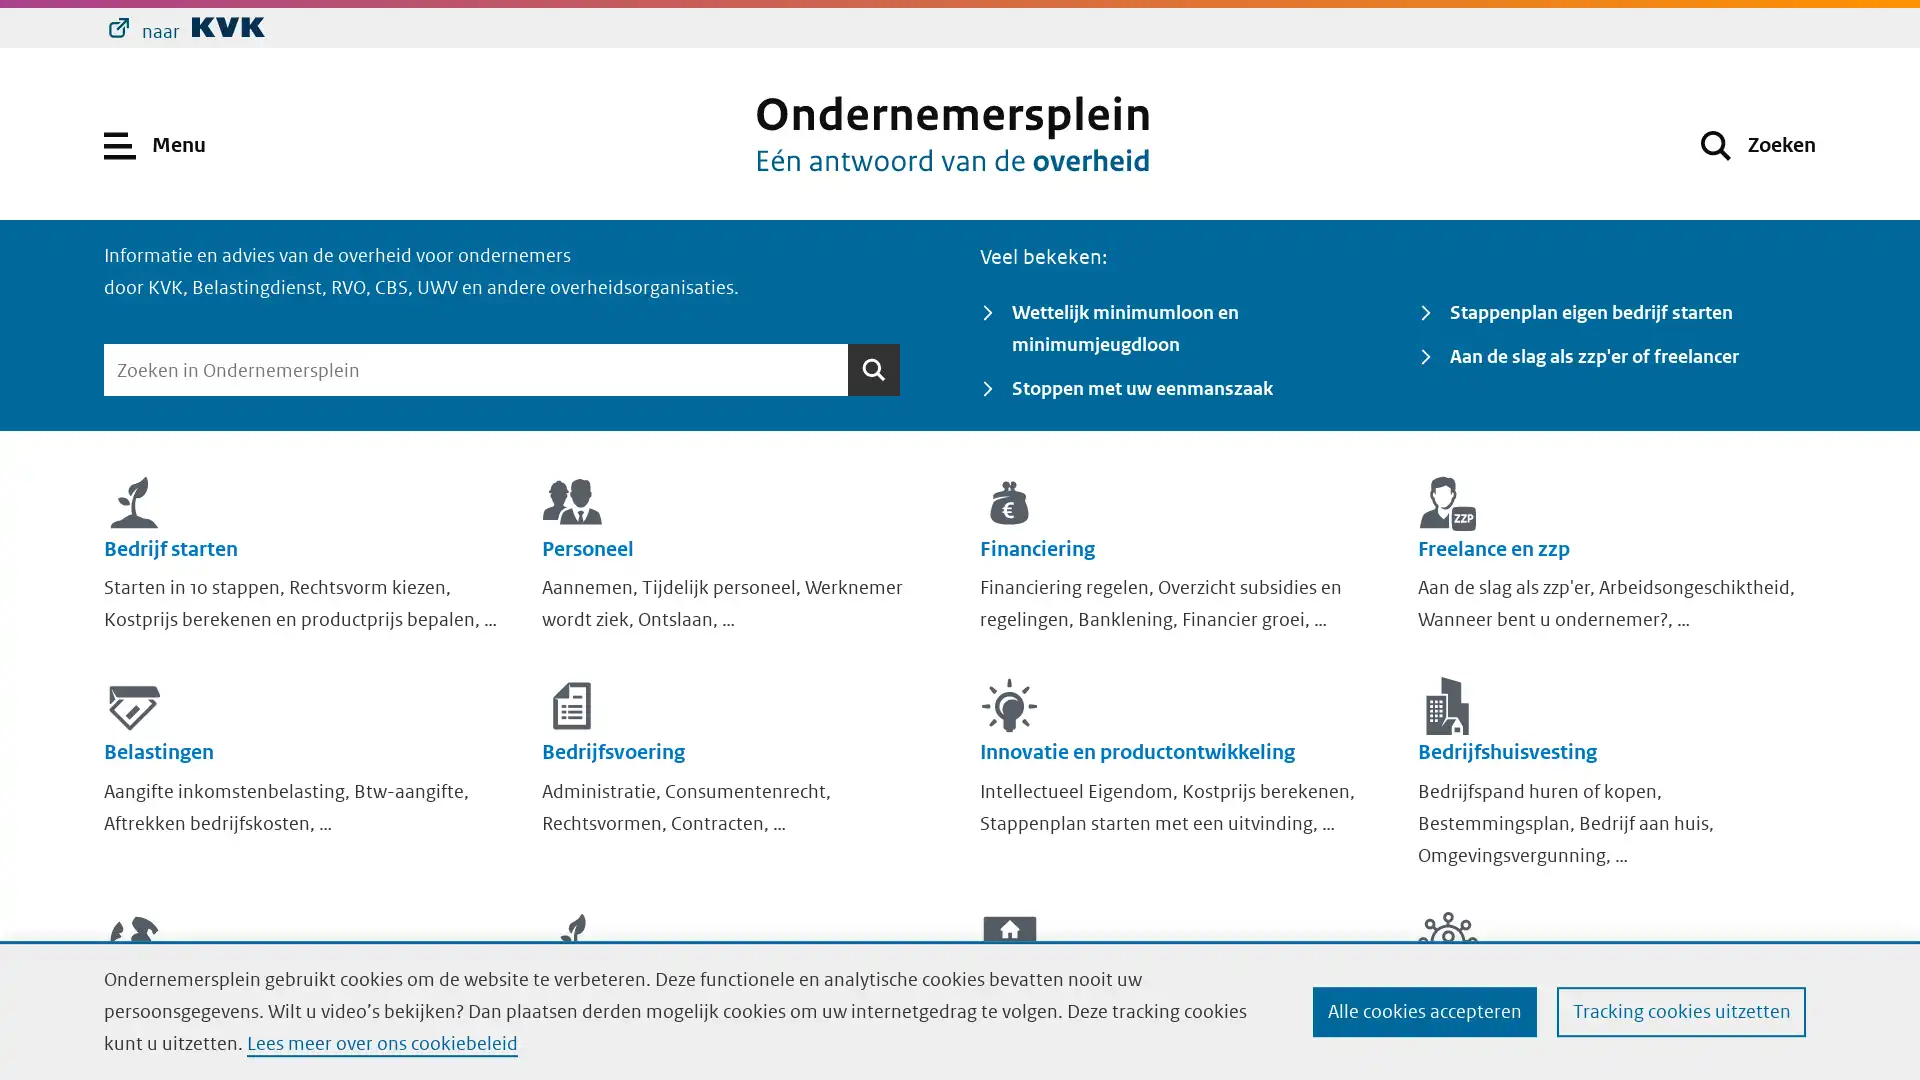  I want to click on Alle cookies accepteren, so click(1424, 1011).